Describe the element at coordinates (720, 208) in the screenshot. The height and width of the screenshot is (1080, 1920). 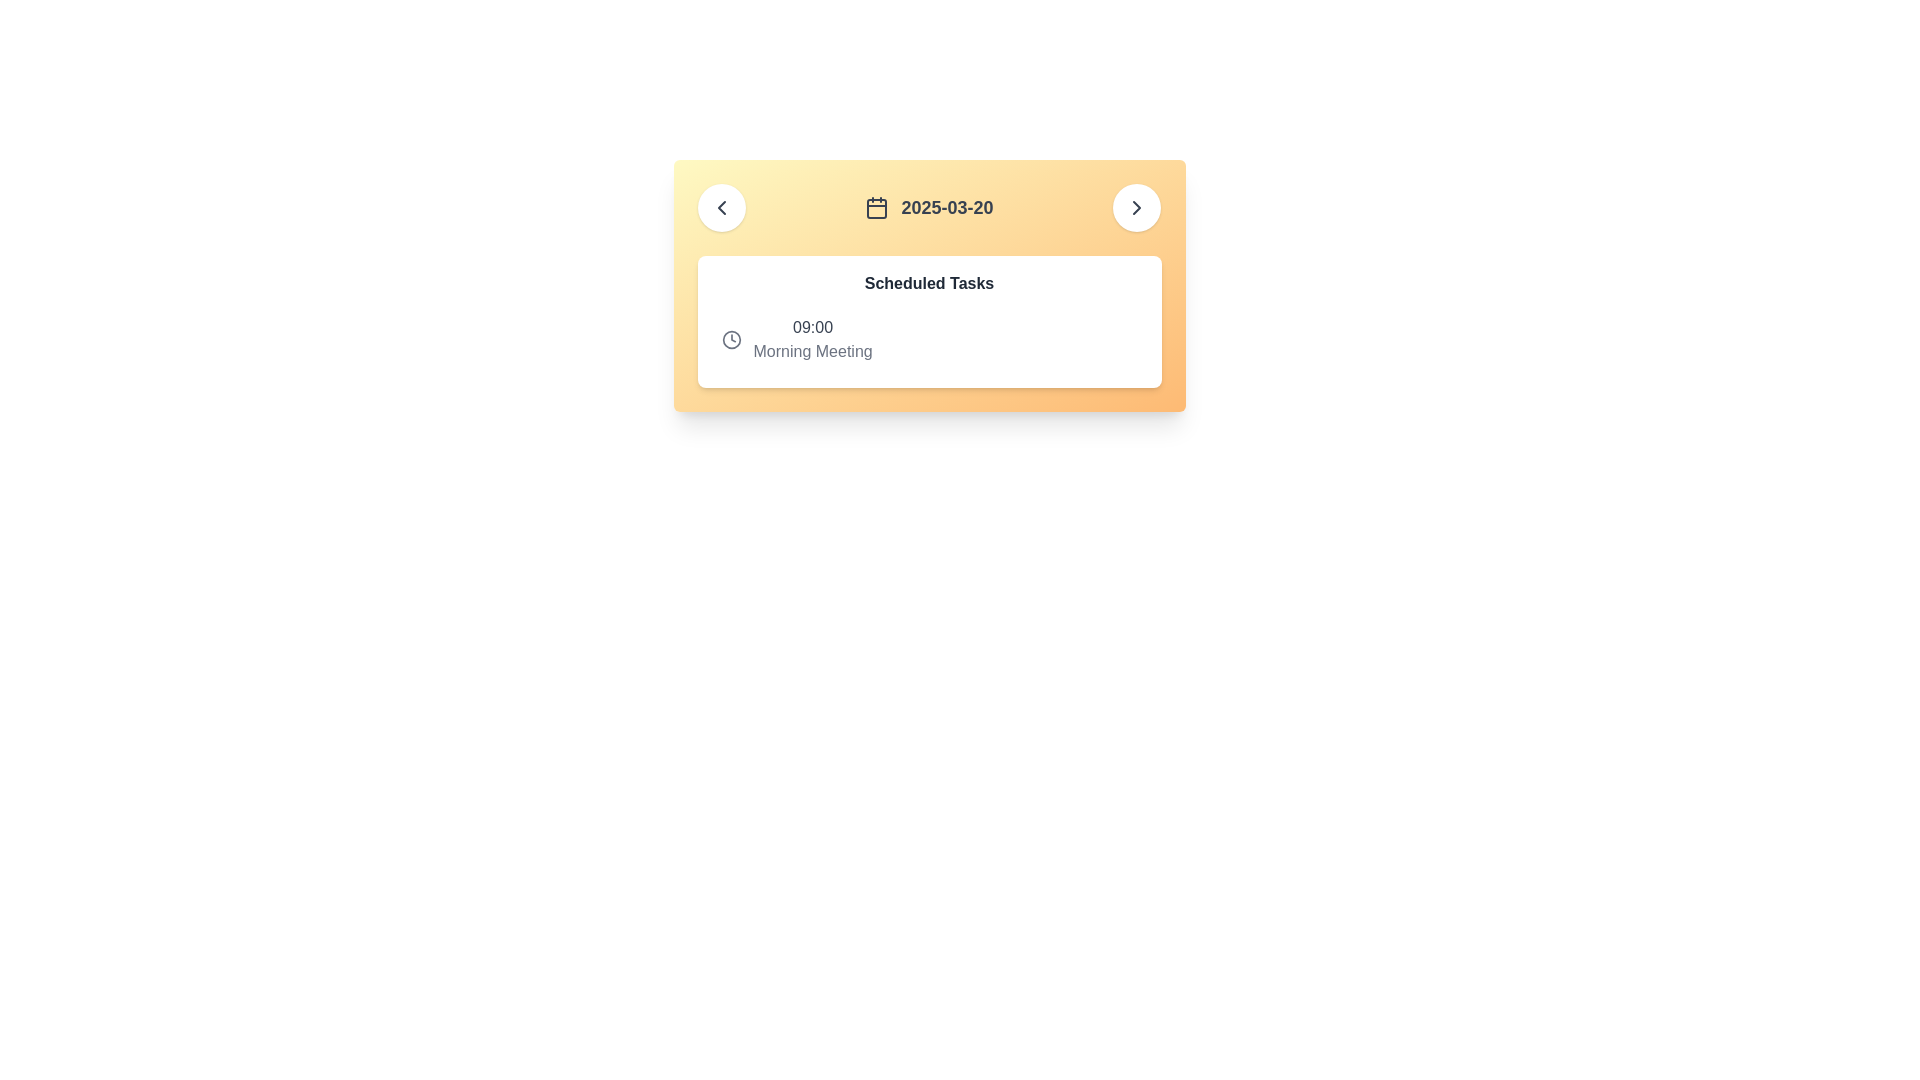
I see `left-pointing chevron arrow icon contained within the circular button located on the left side of the header section of the card interface, which signifies a 'back' or 'previous' action` at that location.